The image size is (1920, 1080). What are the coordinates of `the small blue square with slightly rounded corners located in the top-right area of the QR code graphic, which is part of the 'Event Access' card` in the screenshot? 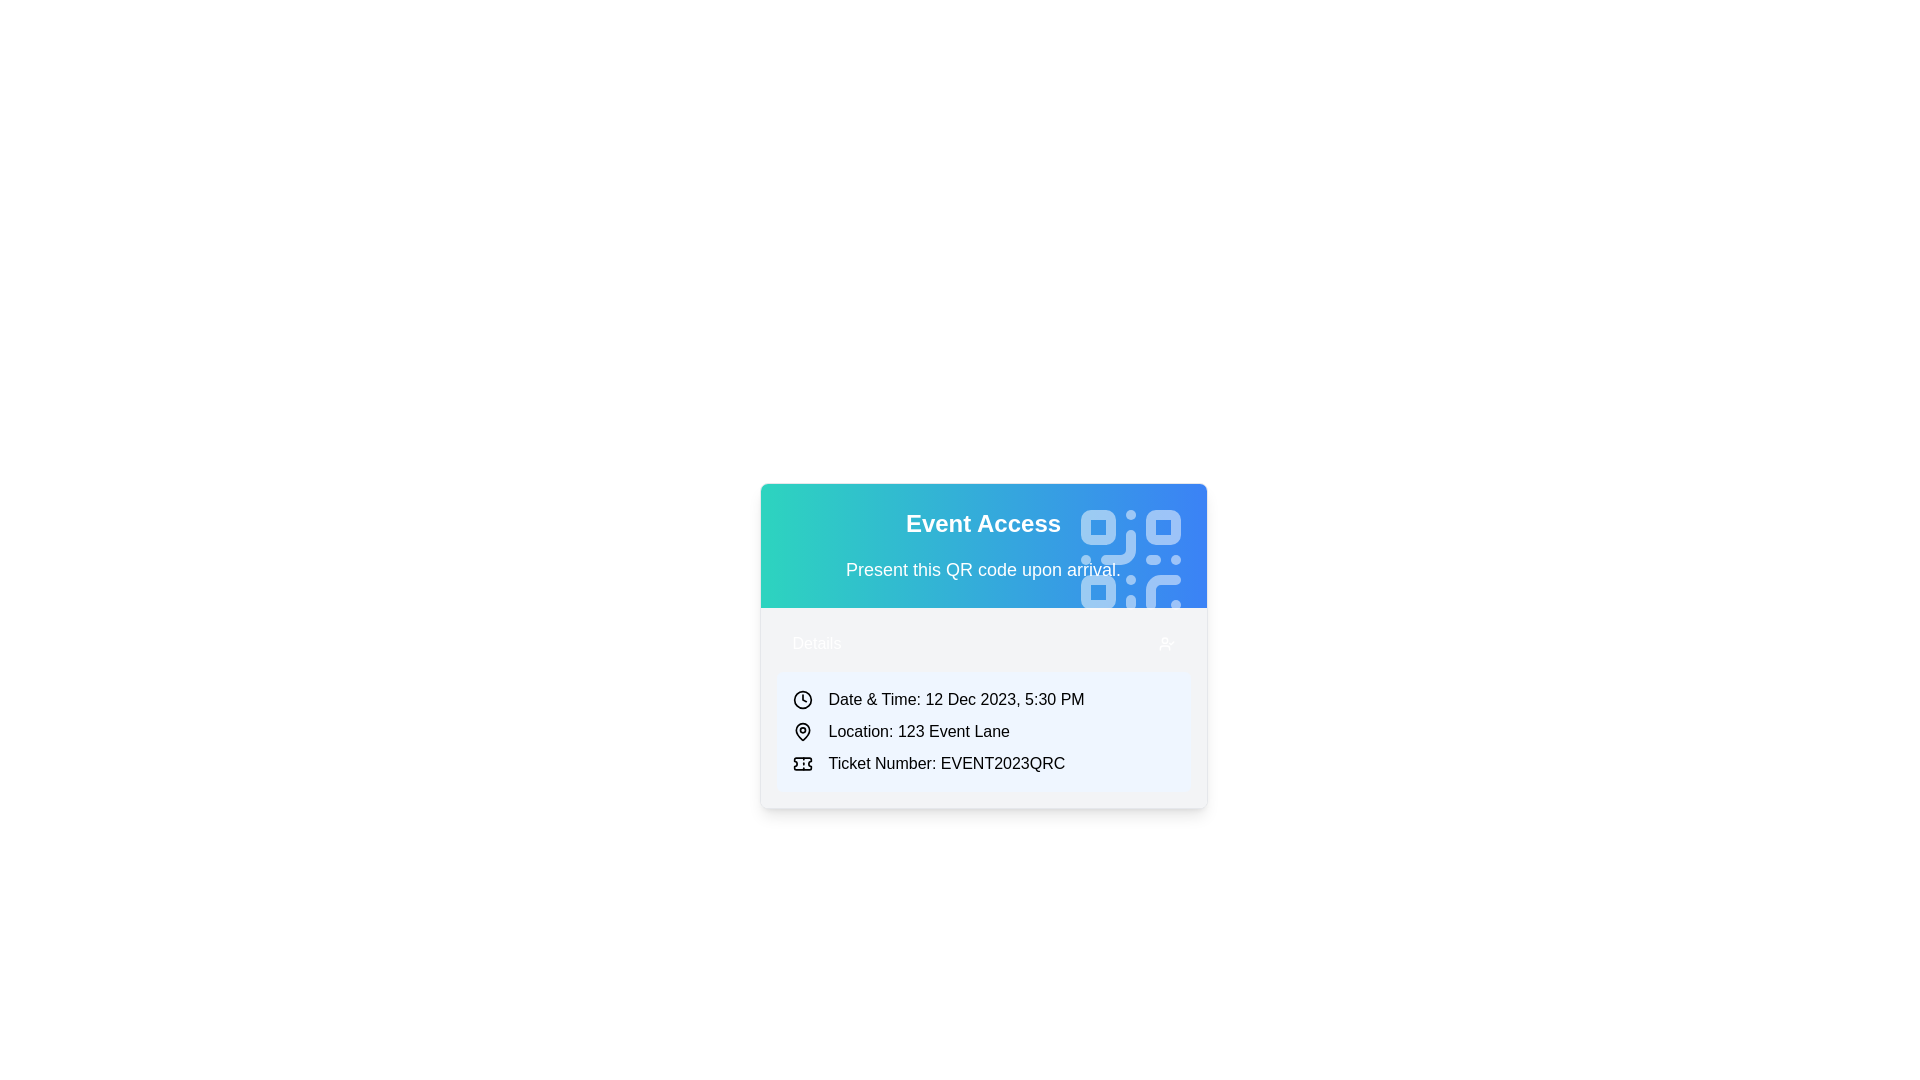 It's located at (1162, 526).